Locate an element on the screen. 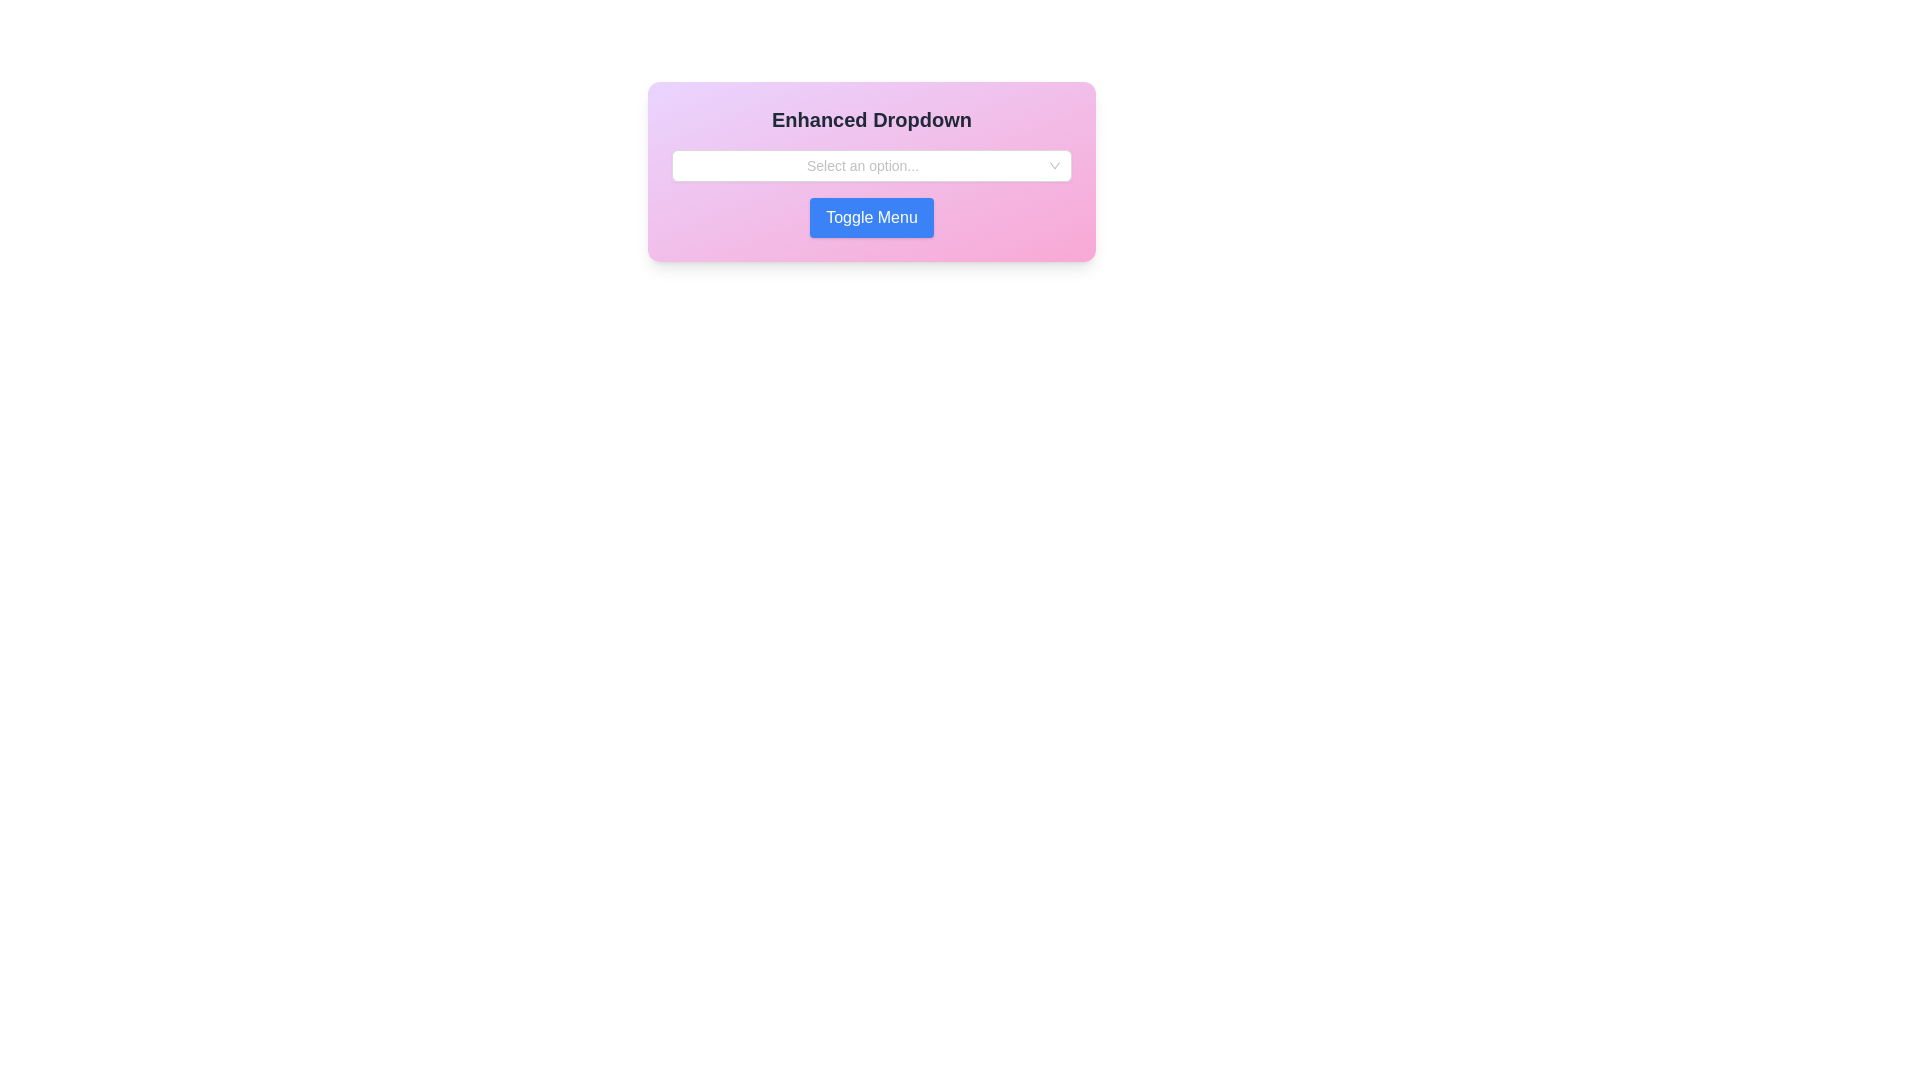 This screenshot has width=1920, height=1080. the Enhanced Dropdown combobox element by tabbing to it, which is positioned centrally below the 'Enhanced Dropdown' text and above the 'Toggle Menu' button is located at coordinates (872, 164).